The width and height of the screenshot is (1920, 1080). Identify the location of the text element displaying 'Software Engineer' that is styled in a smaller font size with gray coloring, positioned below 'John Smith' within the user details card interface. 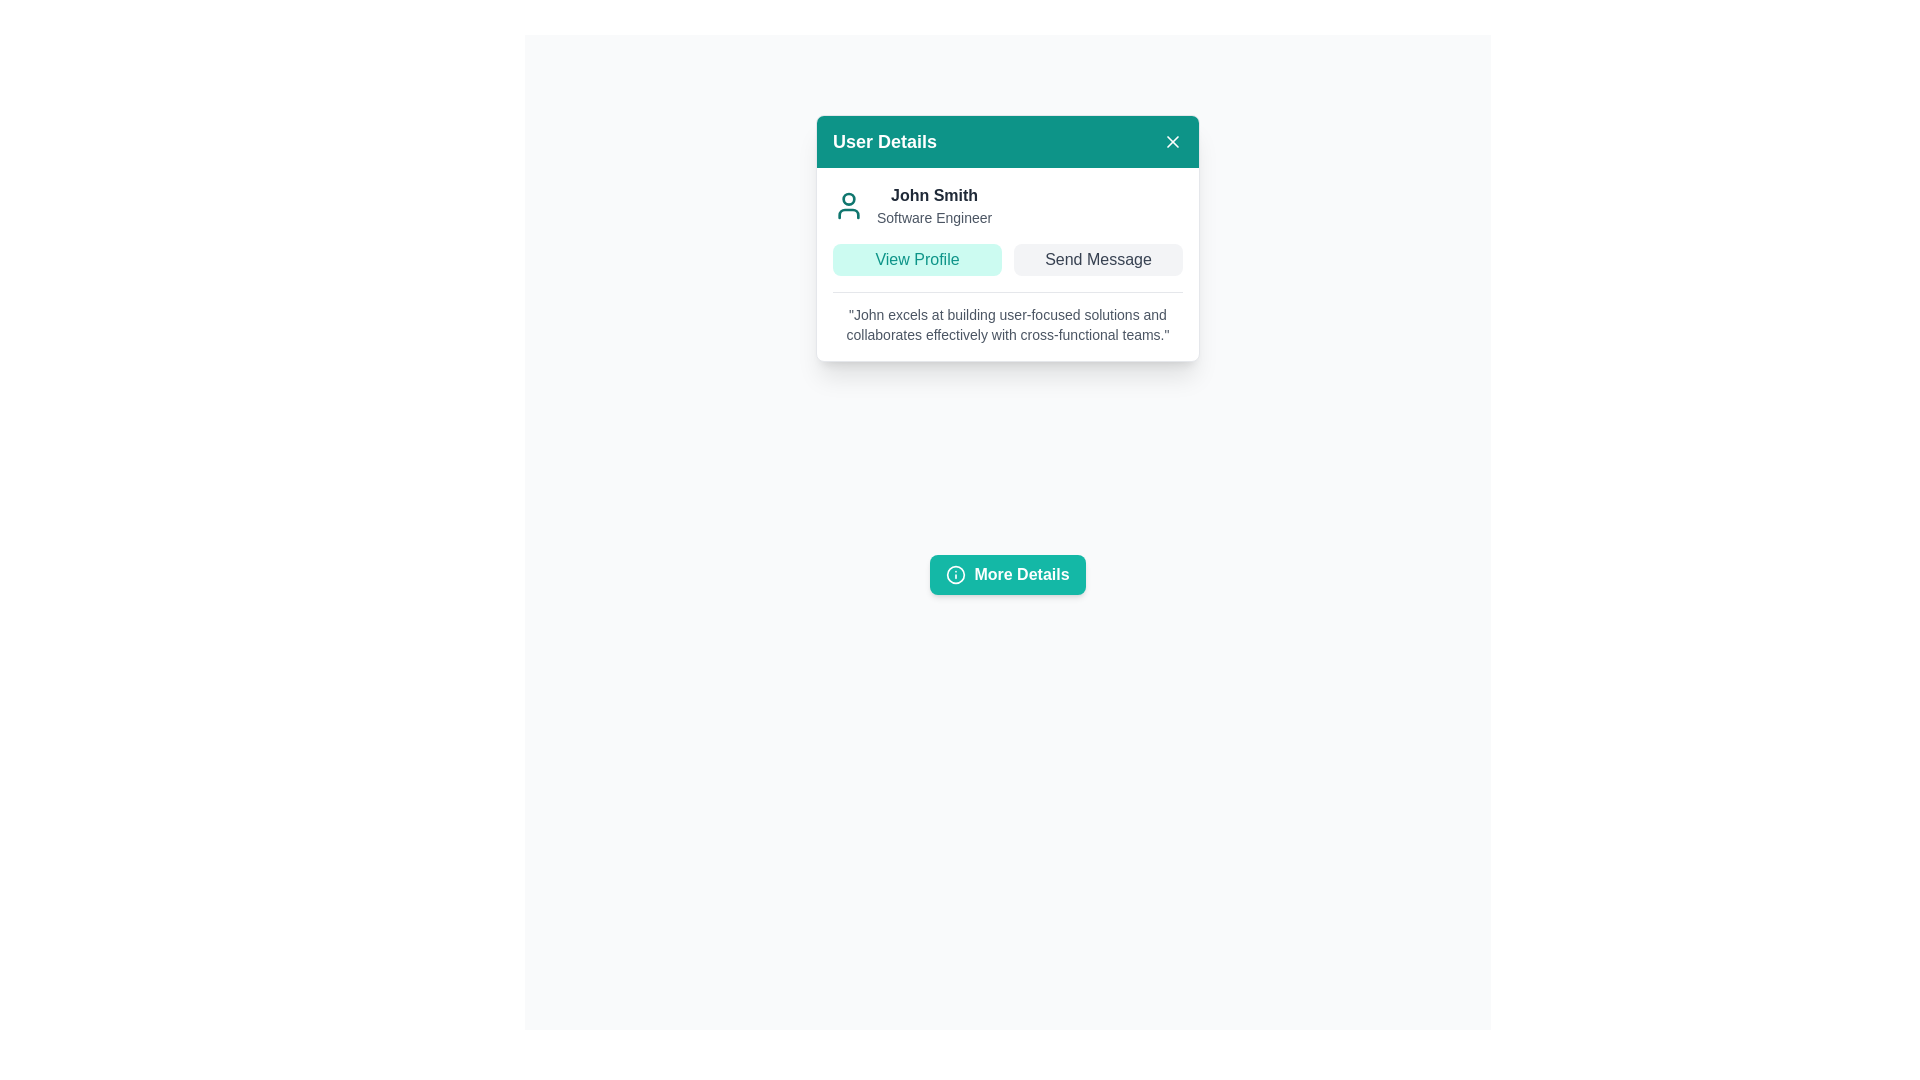
(933, 218).